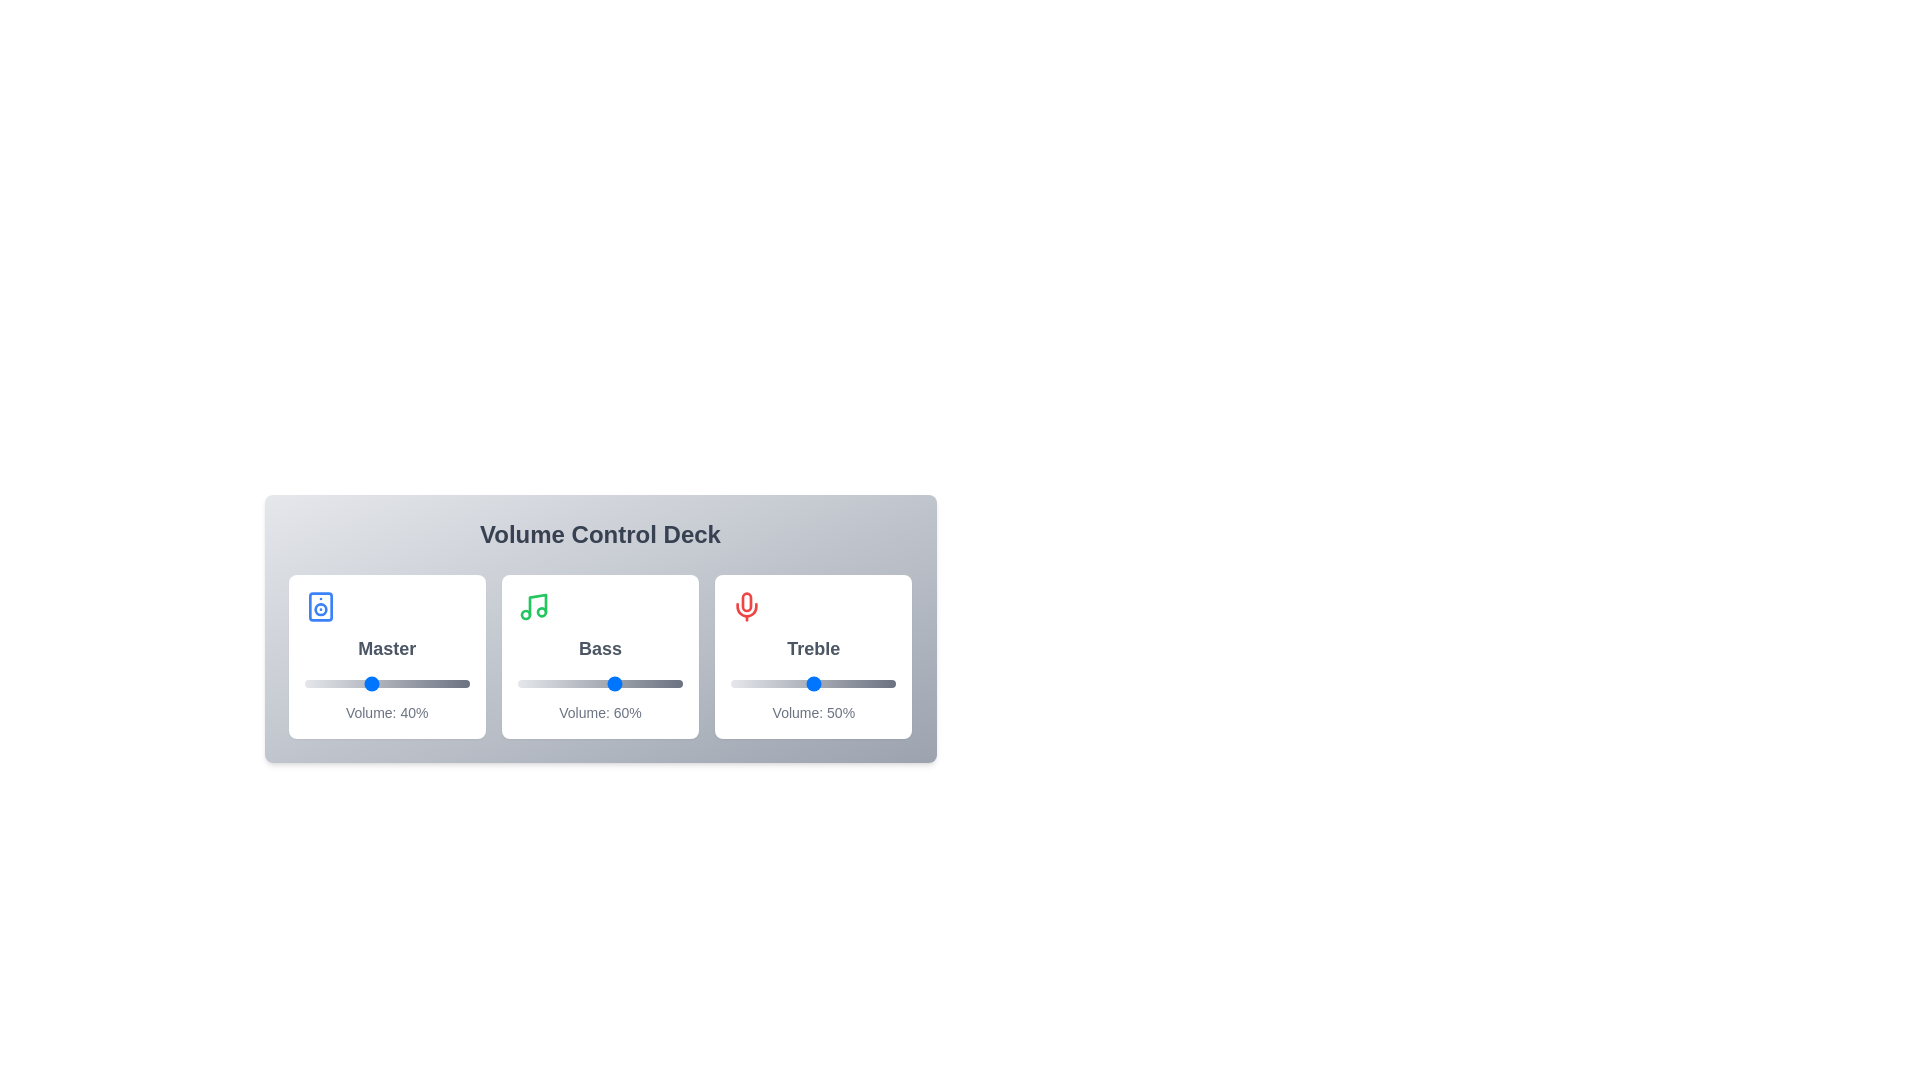  What do you see at coordinates (350, 682) in the screenshot?
I see `the Master volume slider to 28%` at bounding box center [350, 682].